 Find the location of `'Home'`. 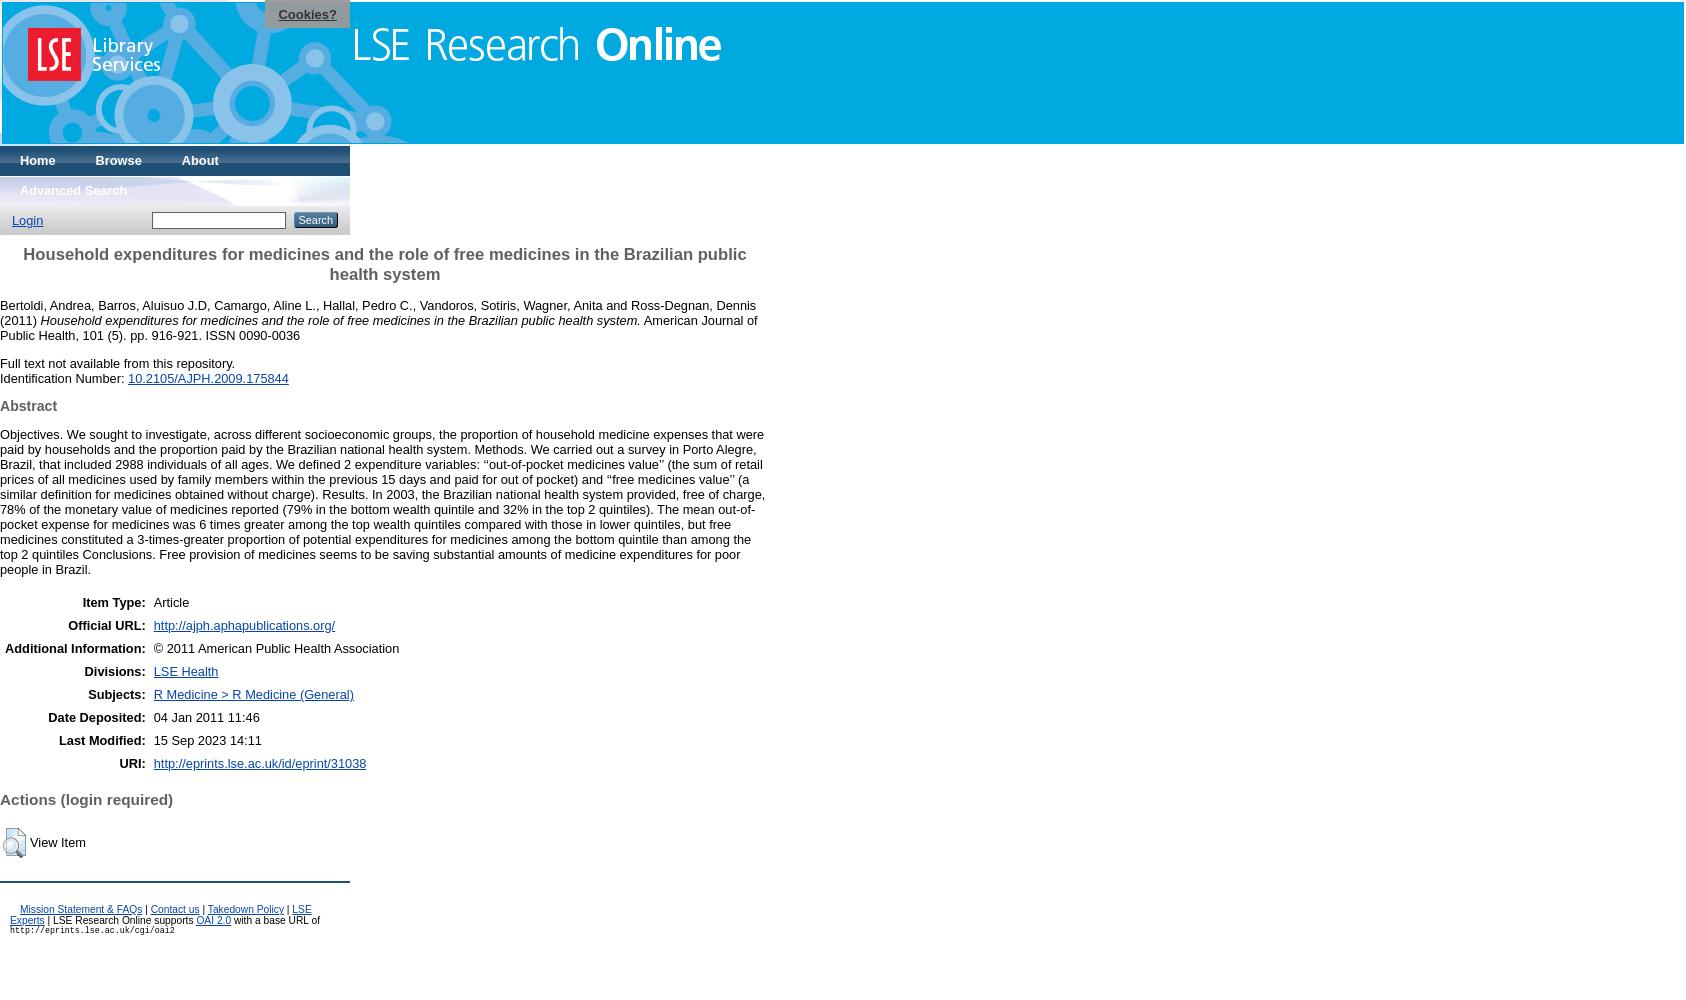

'Home' is located at coordinates (36, 160).